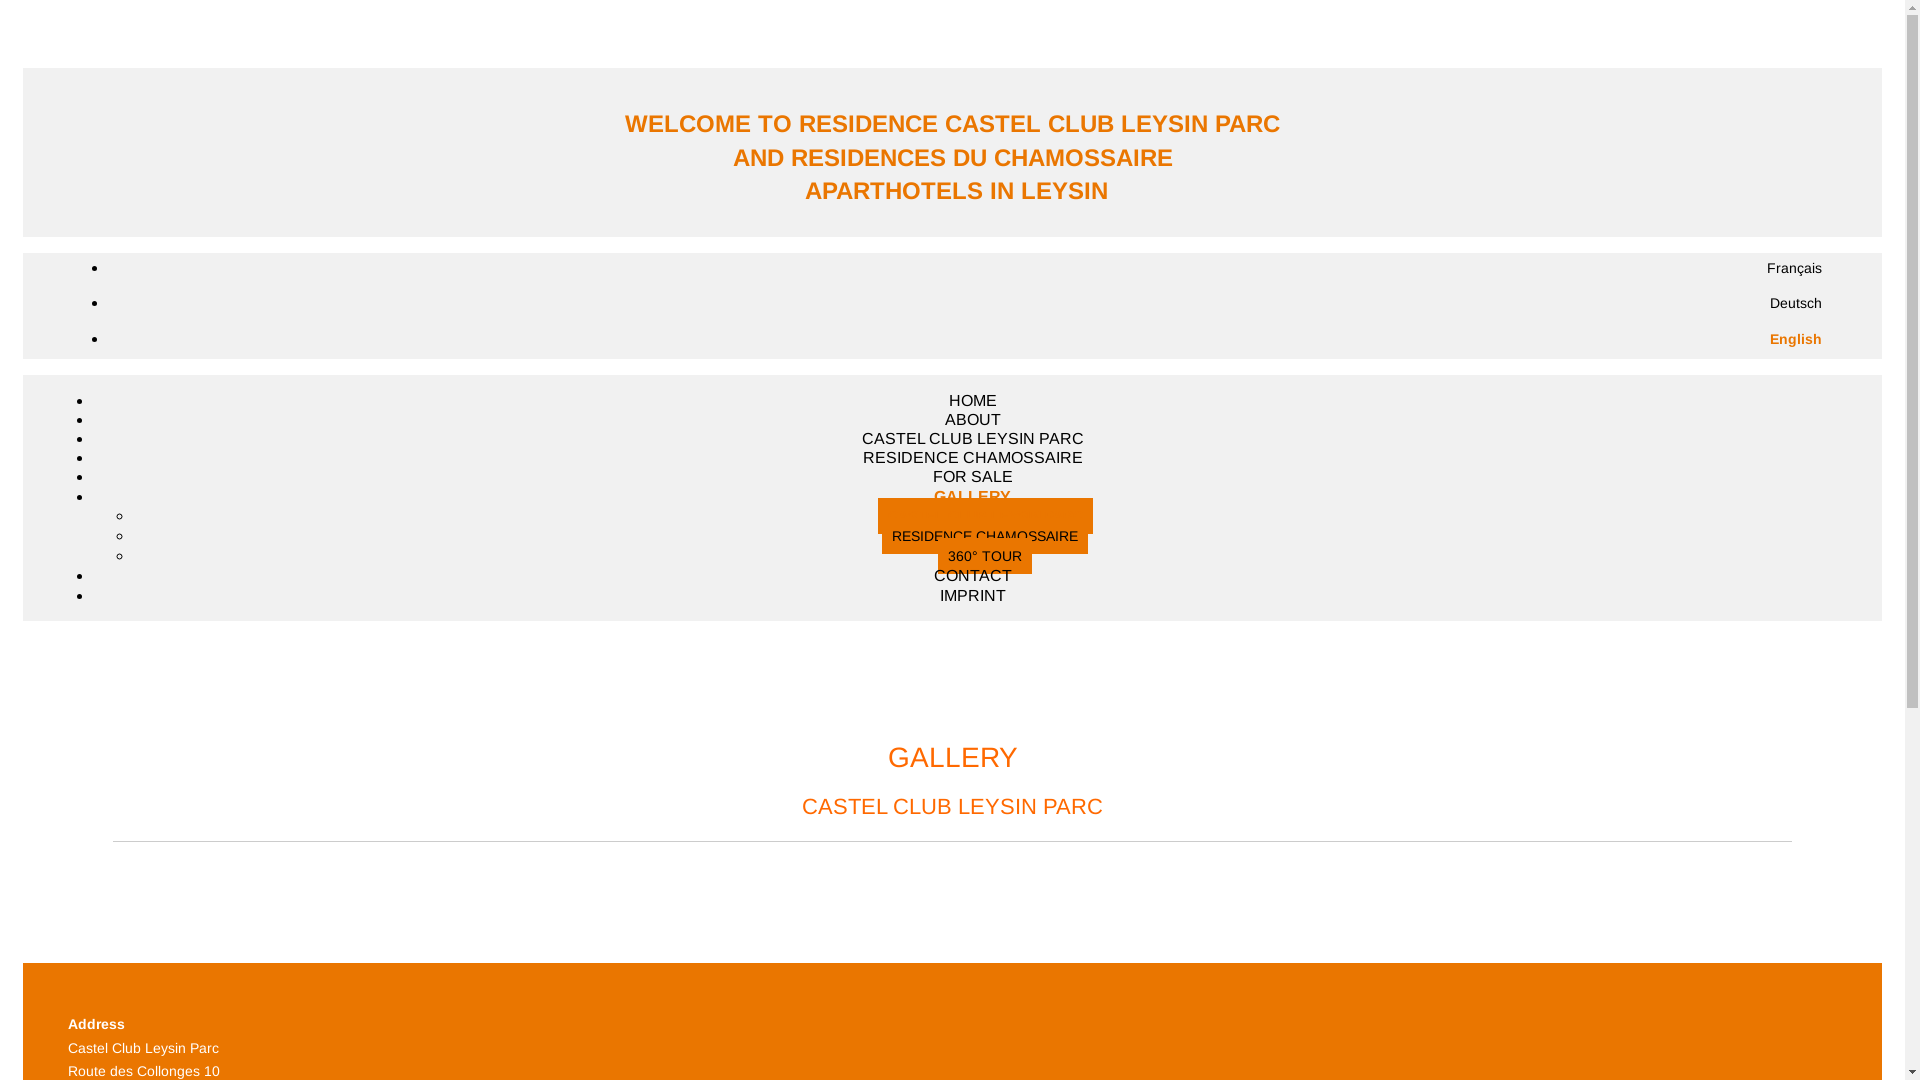 The image size is (1920, 1080). What do you see at coordinates (1795, 338) in the screenshot?
I see `'English'` at bounding box center [1795, 338].